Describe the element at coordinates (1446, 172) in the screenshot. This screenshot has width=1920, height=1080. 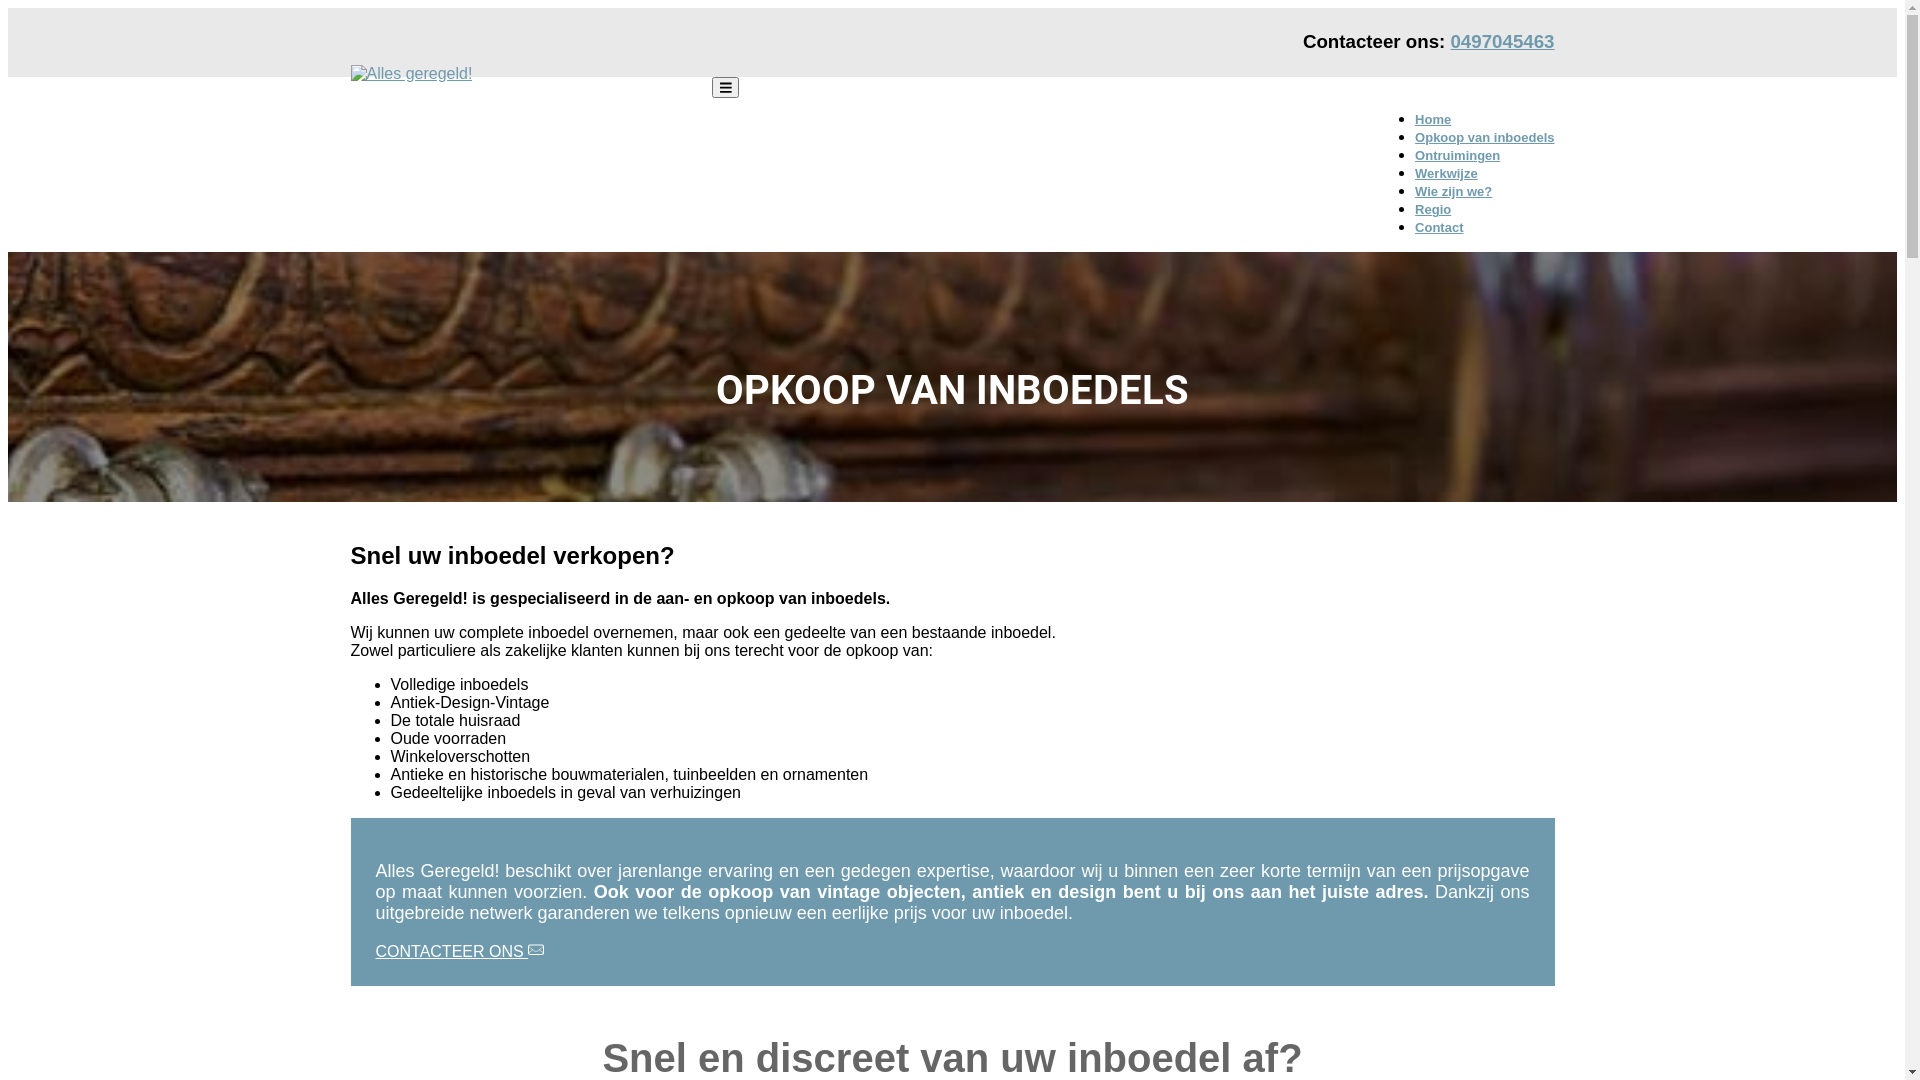
I see `'Werkwijze'` at that location.